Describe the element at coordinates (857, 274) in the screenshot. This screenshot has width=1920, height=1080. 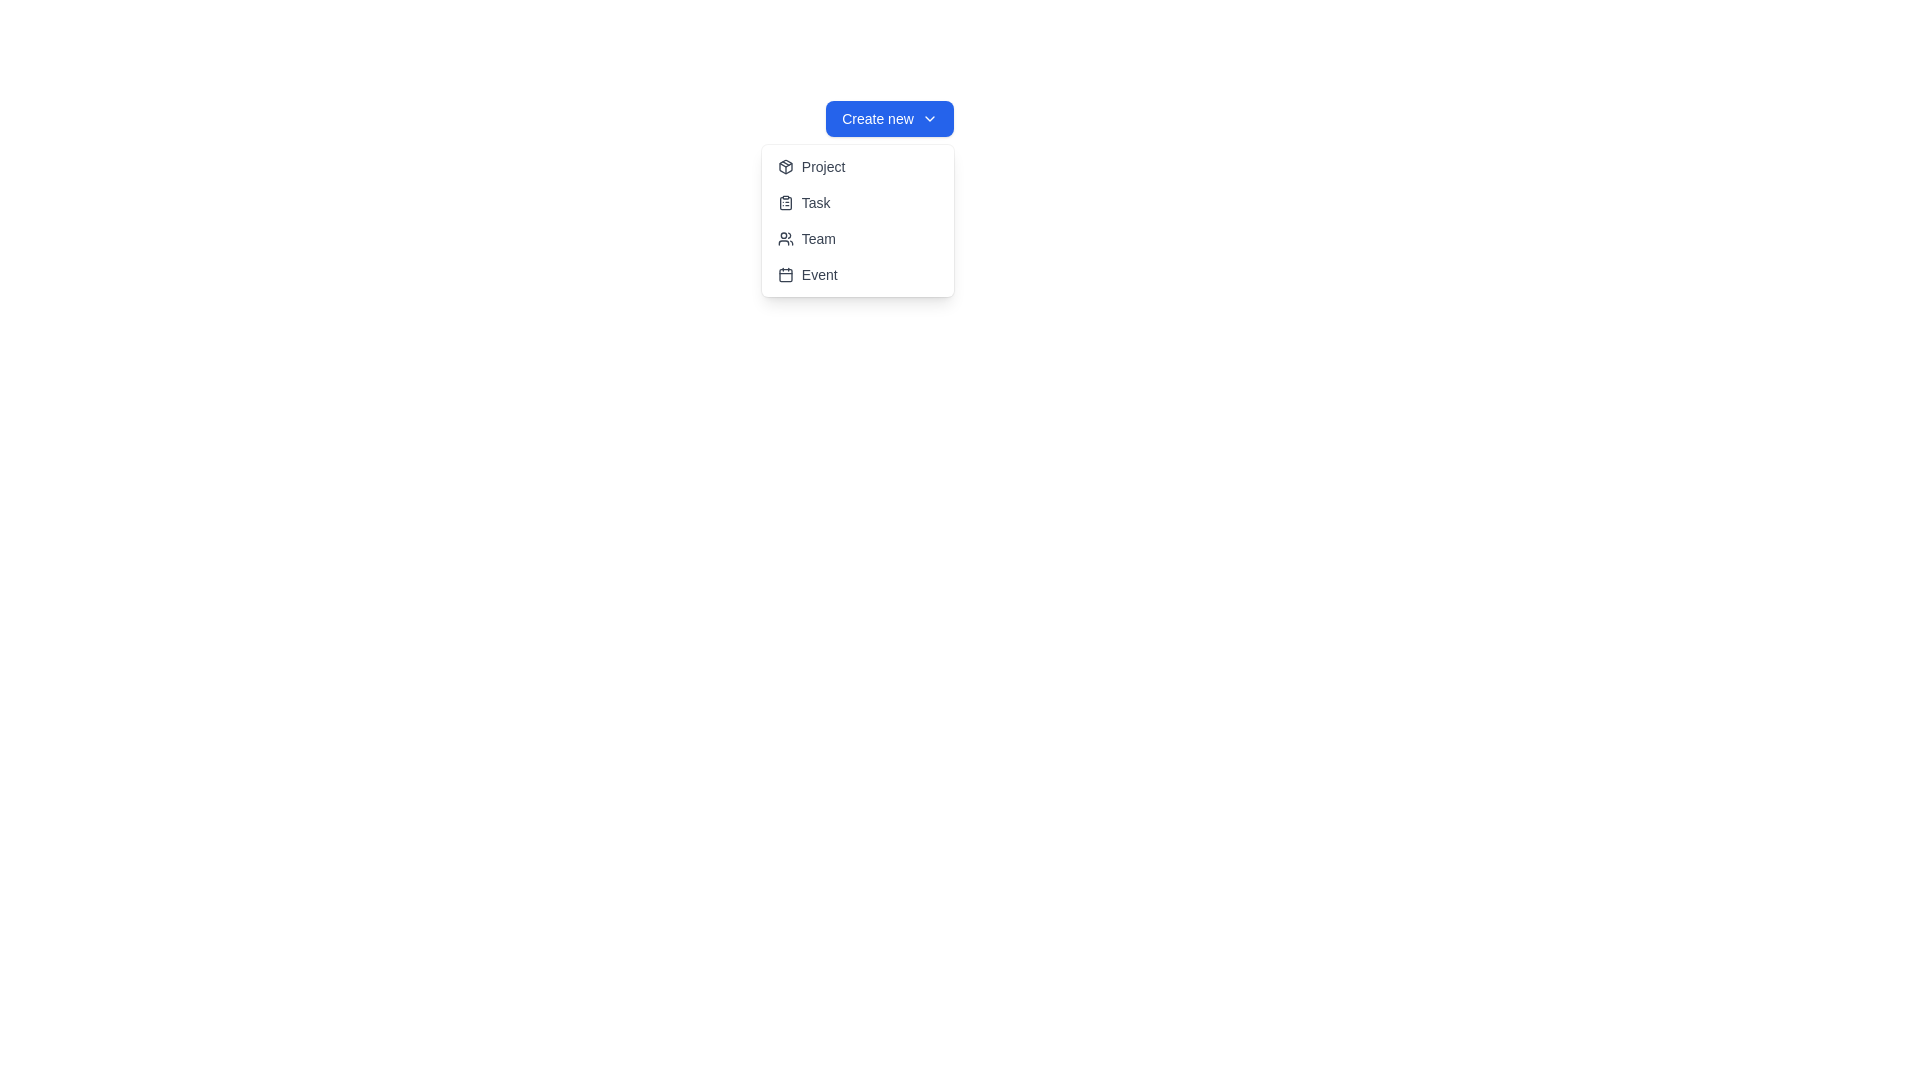
I see `the 'Event' button, which is the fourth option in the vertical menu list beneath the 'Team' option and below the 'Create new' button` at that location.